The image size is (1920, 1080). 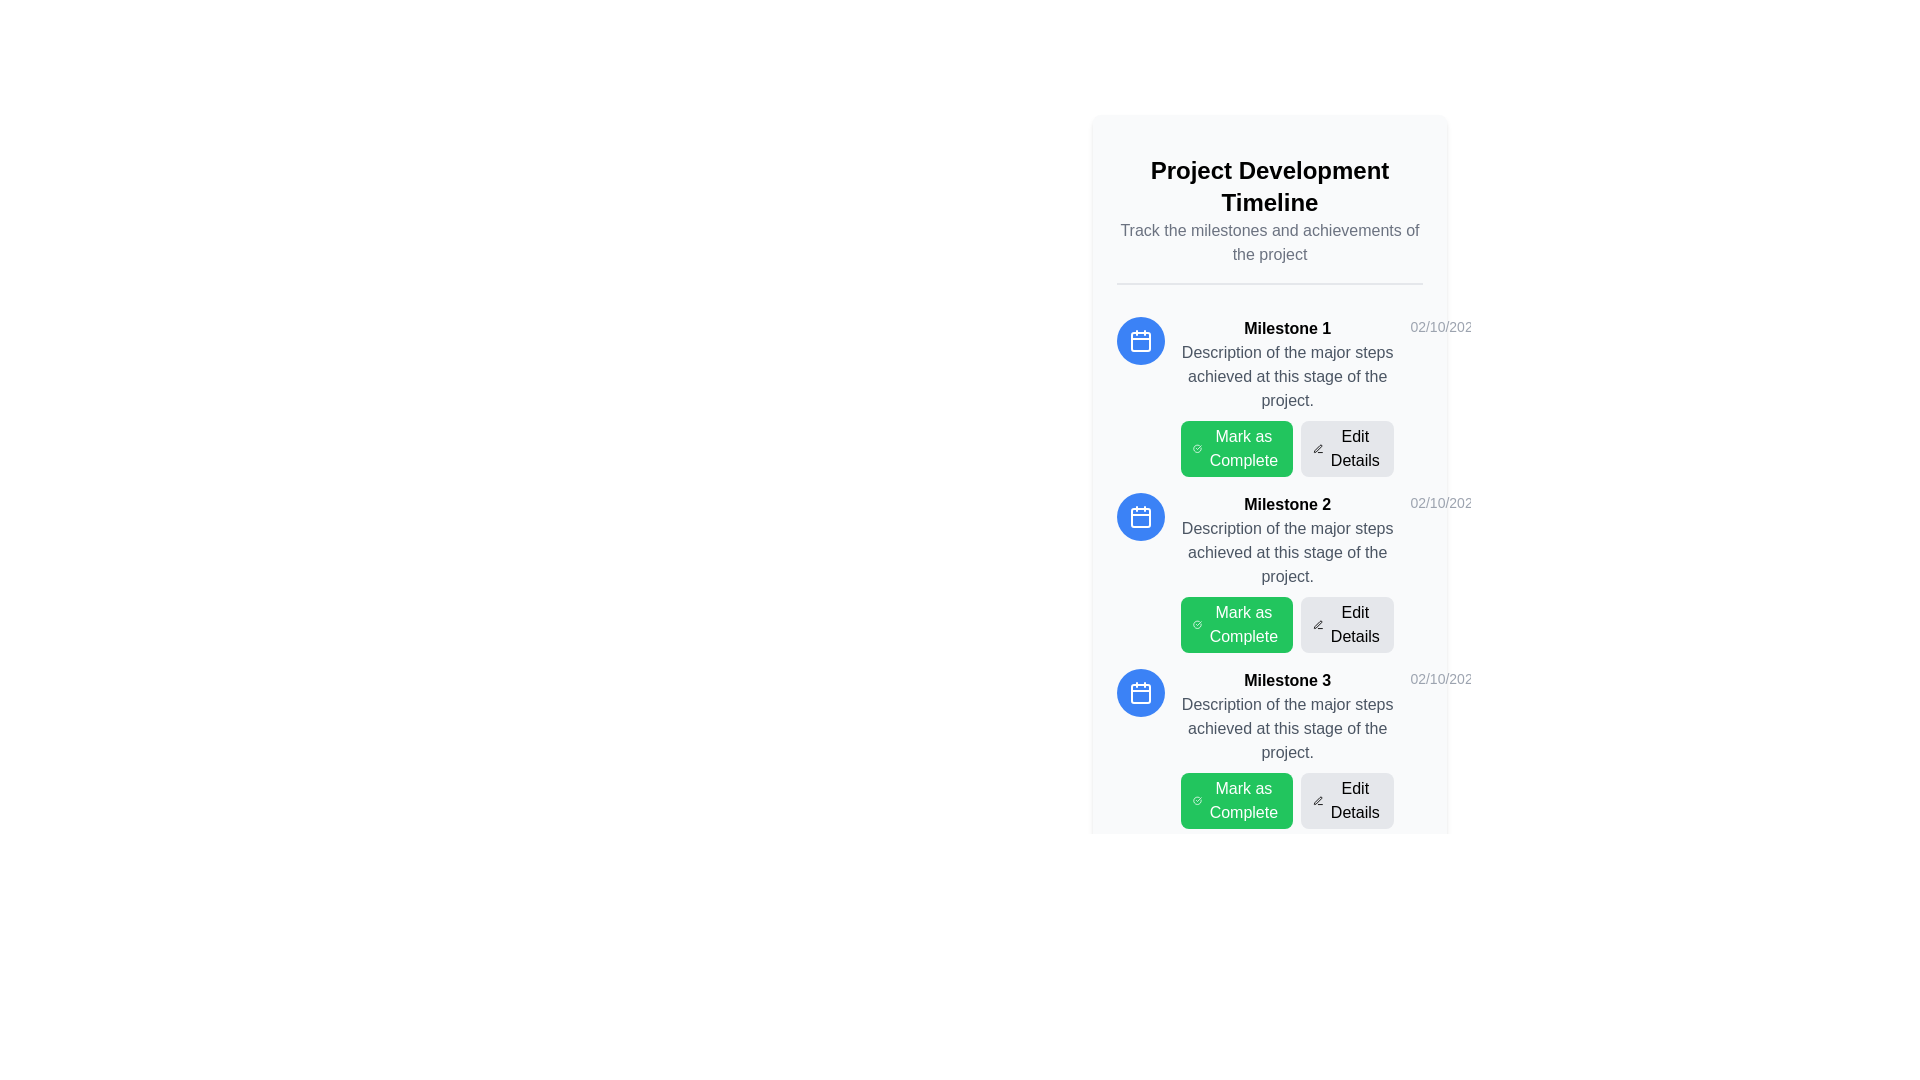 What do you see at coordinates (1318, 800) in the screenshot?
I see `the small, outlined gray pen icon button representing editing functionality, located within the 'Edit Details' button at the bottom-right of the 'Milestone 3' section` at bounding box center [1318, 800].